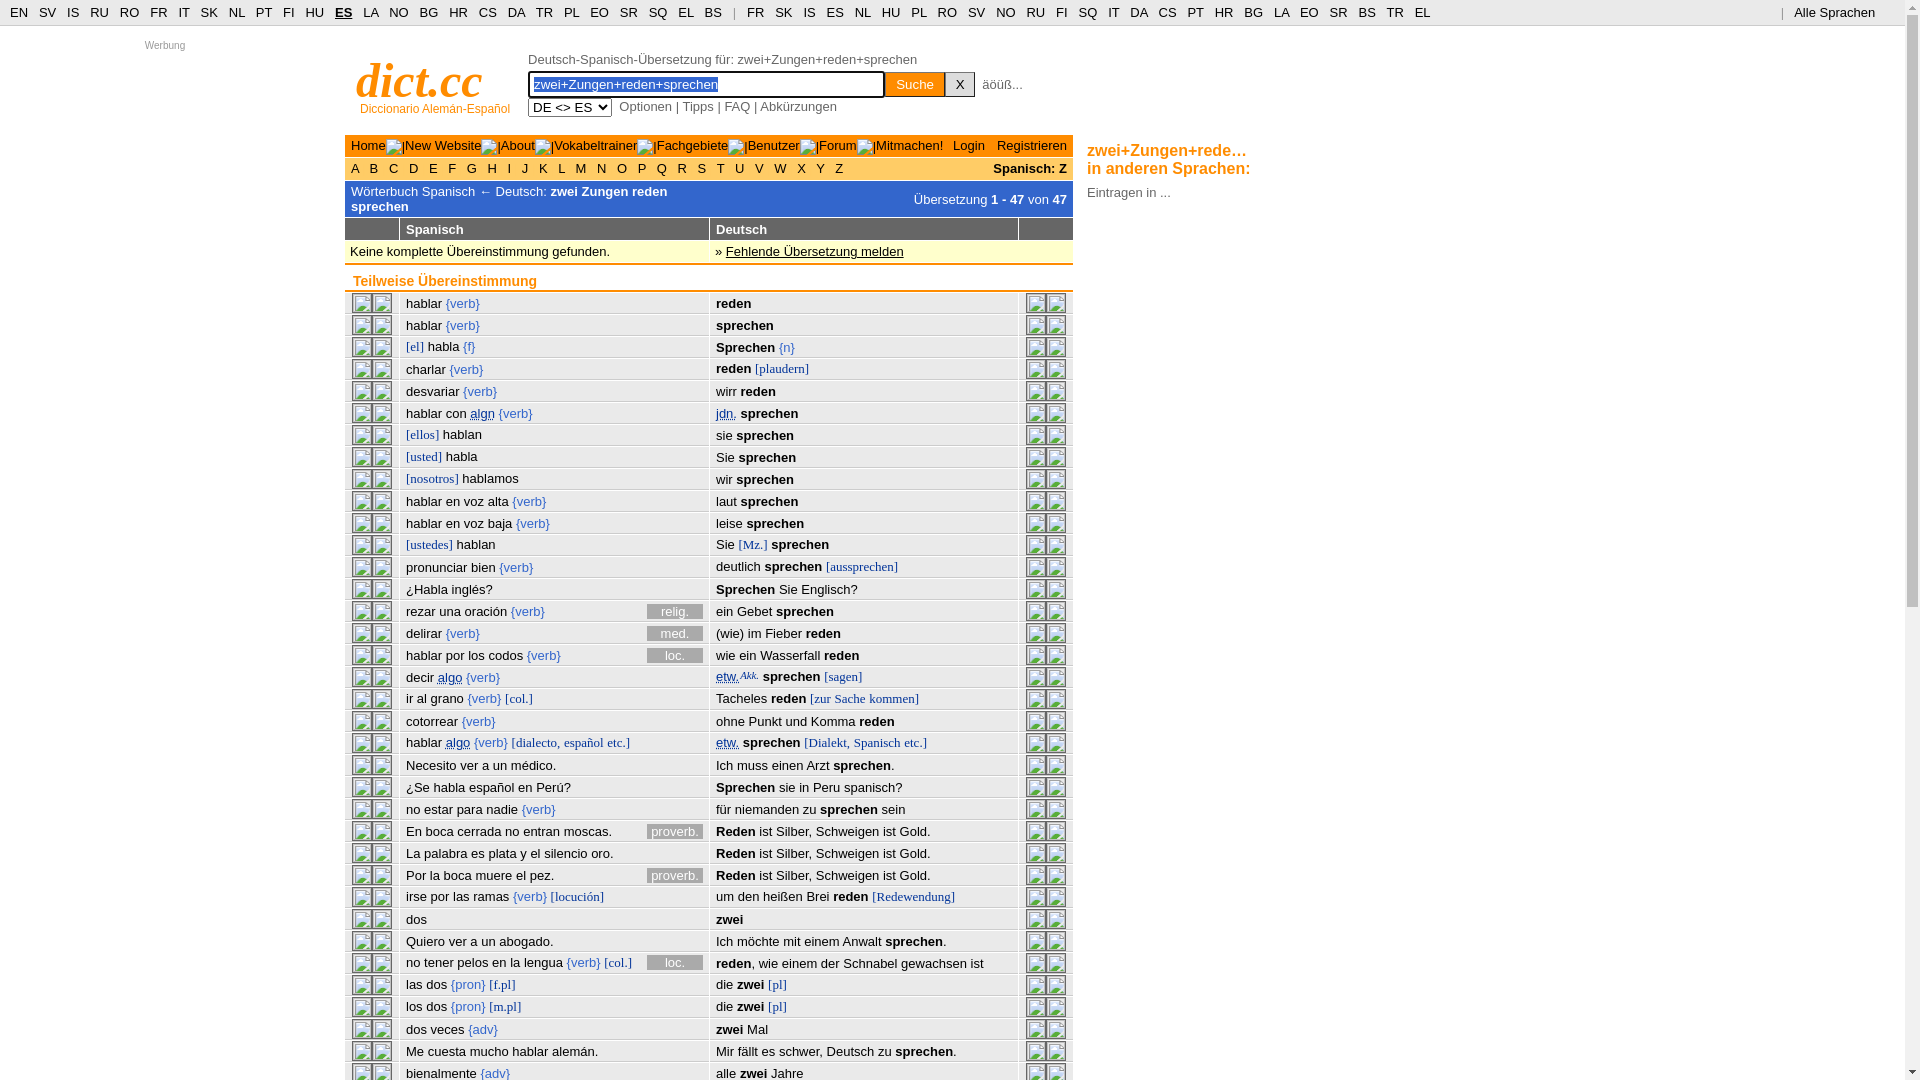 Image resolution: width=1920 pixels, height=1080 pixels. I want to click on 'Gold.', so click(899, 831).